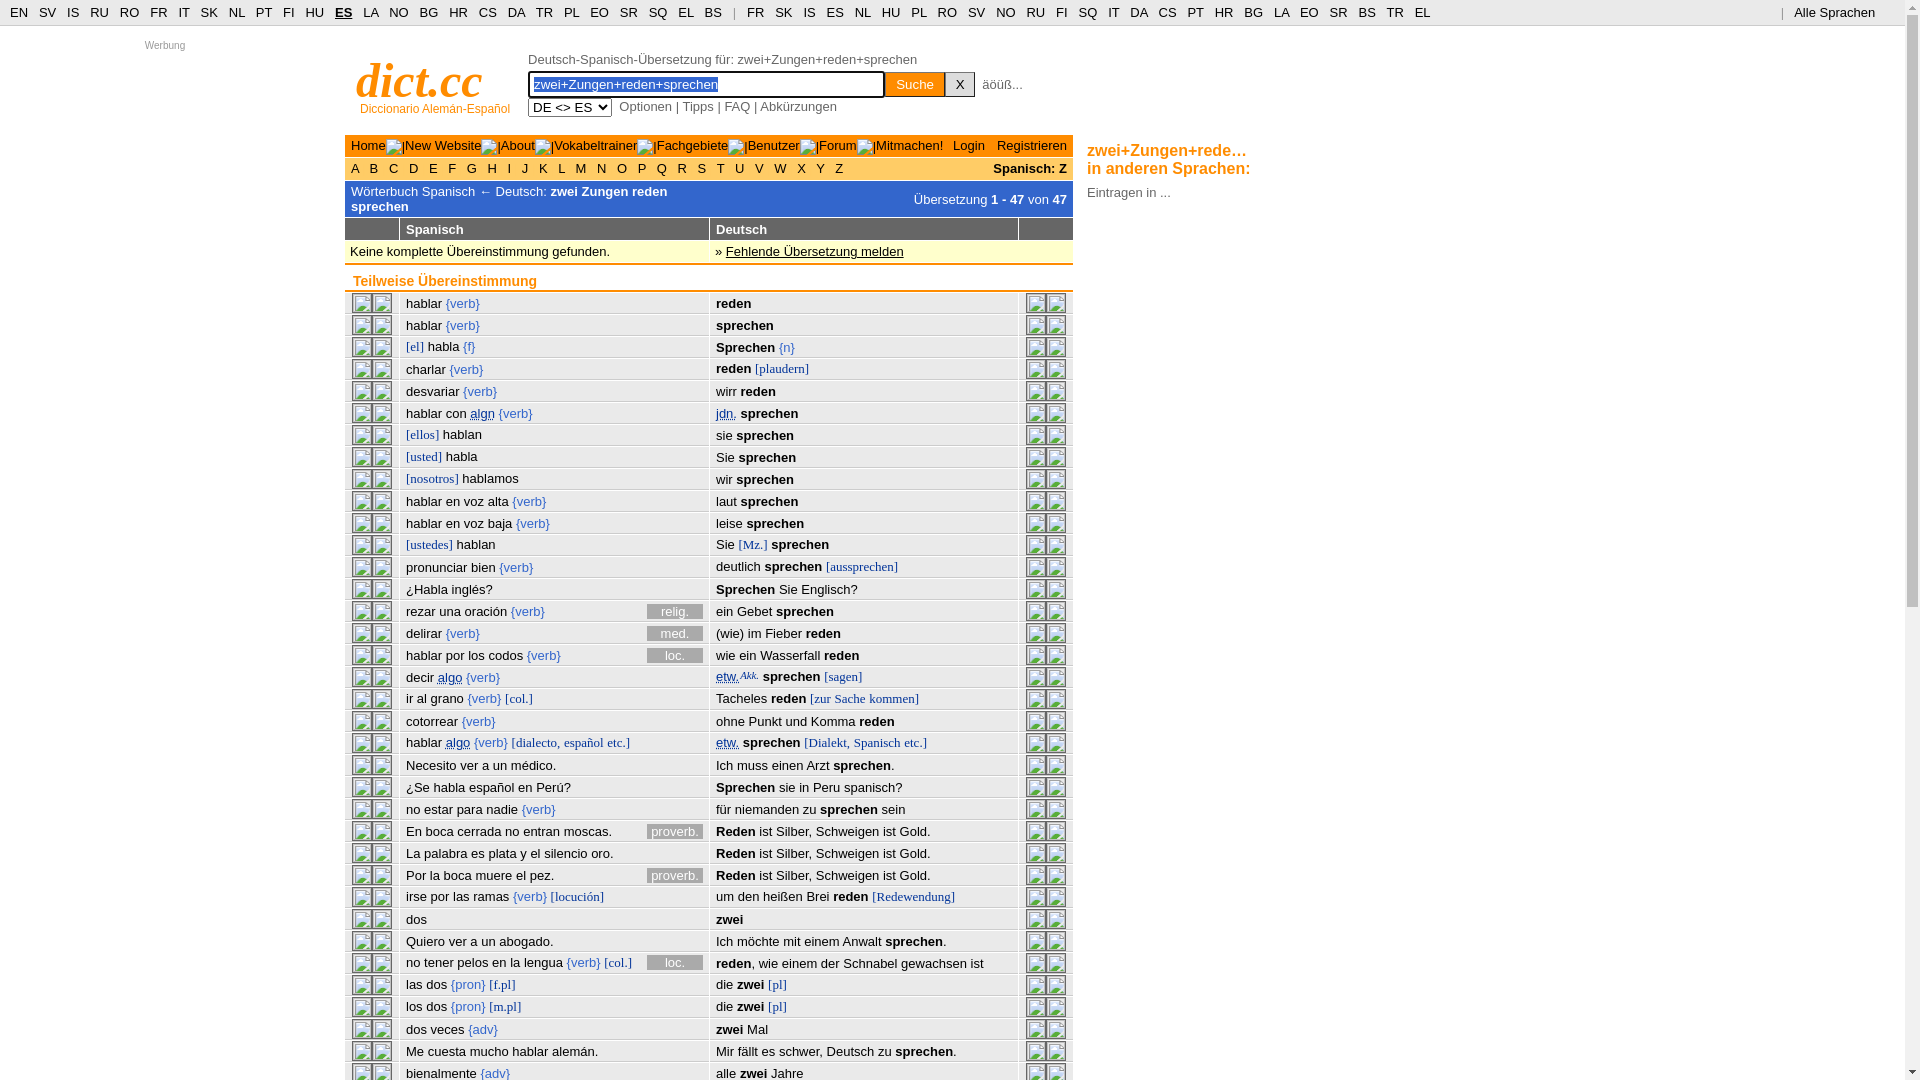 Image resolution: width=1920 pixels, height=1080 pixels. I want to click on 'Gold.', so click(899, 831).